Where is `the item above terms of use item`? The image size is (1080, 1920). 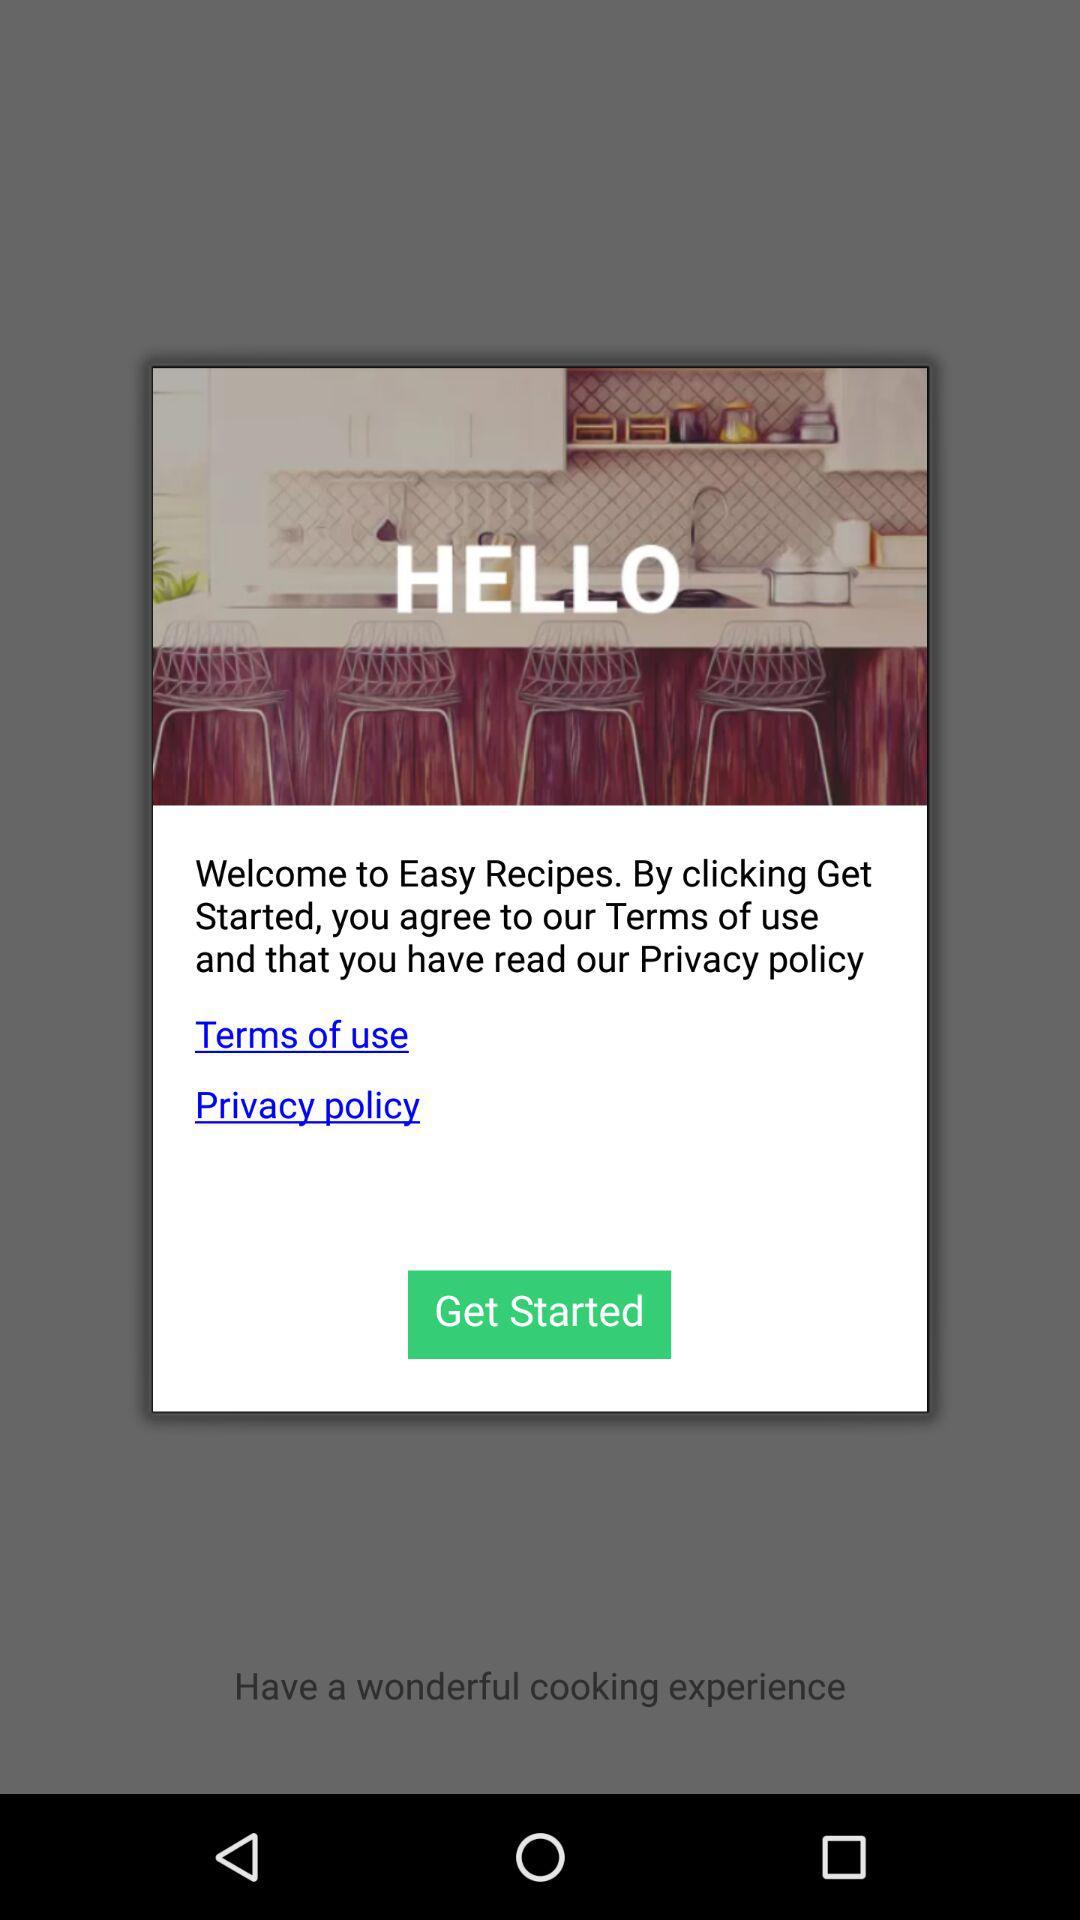
the item above terms of use item is located at coordinates (518, 898).